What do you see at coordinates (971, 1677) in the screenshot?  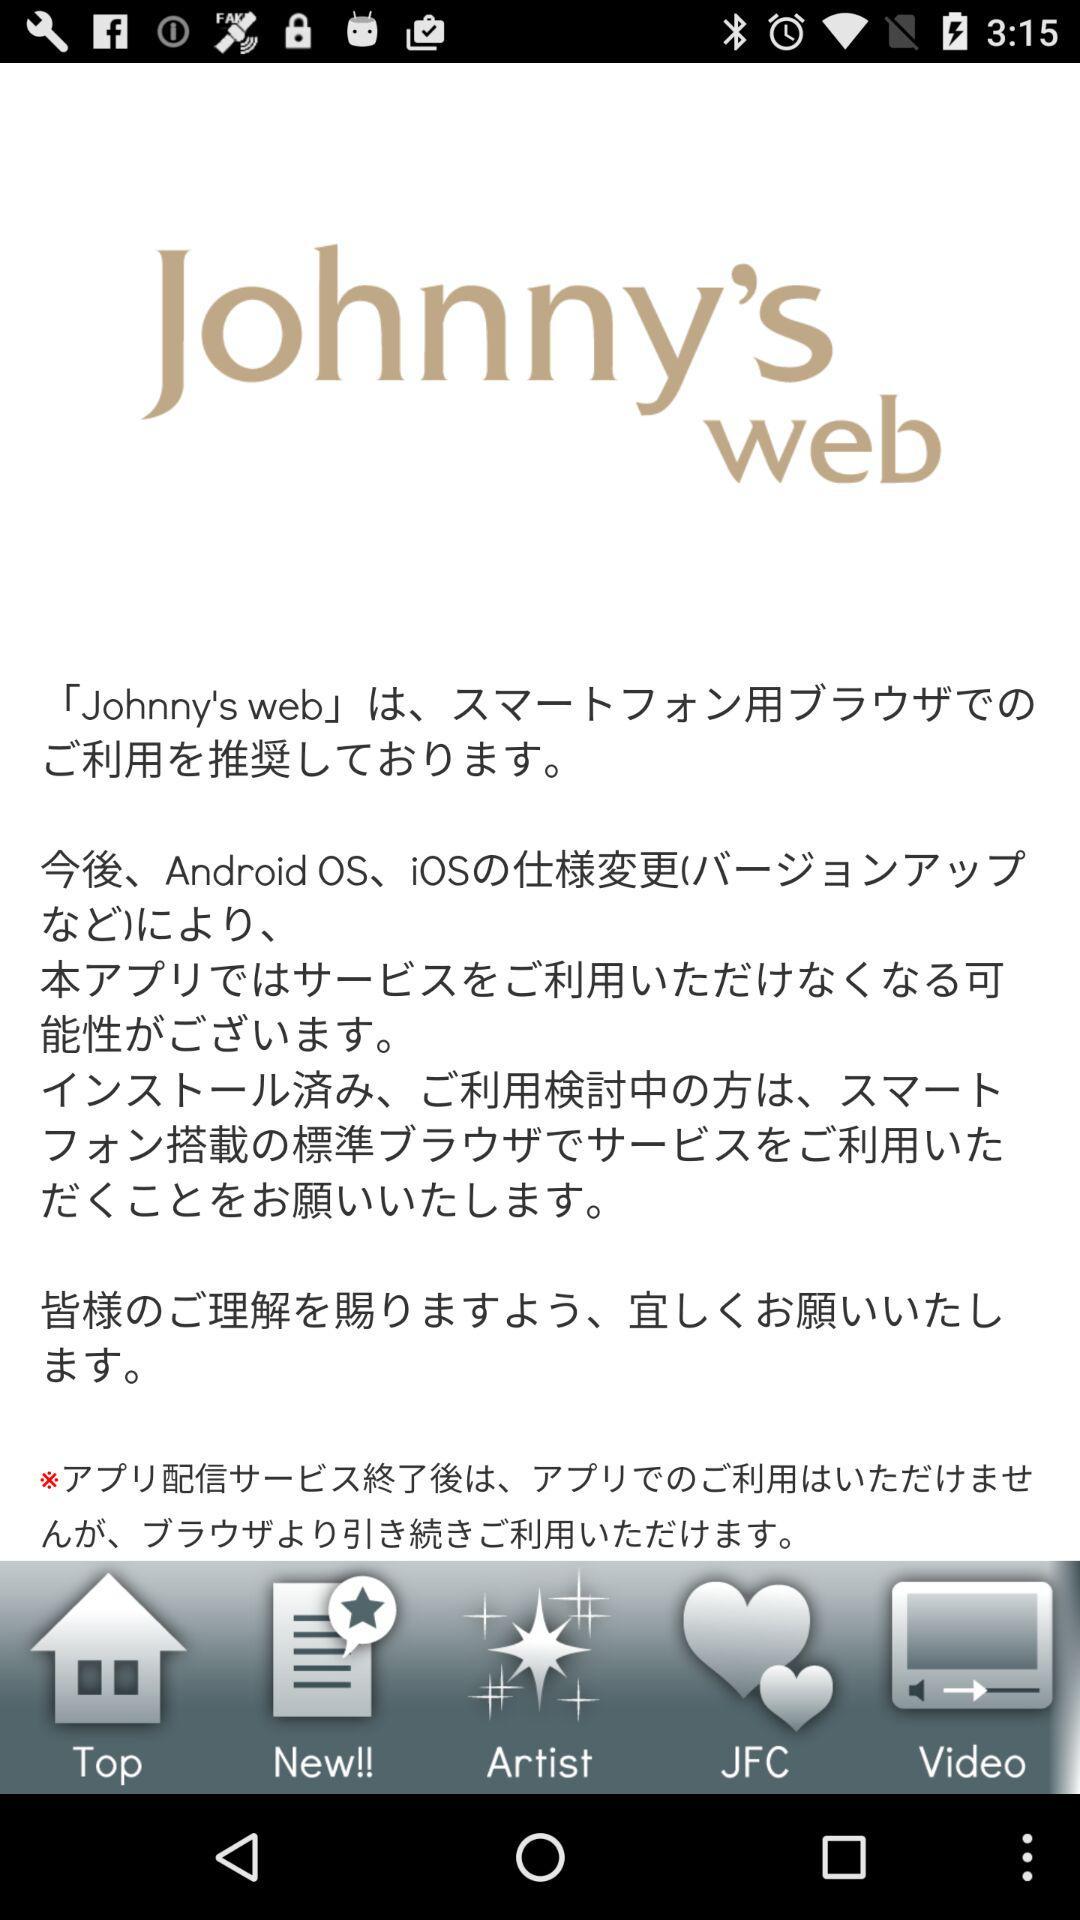 I see `video` at bounding box center [971, 1677].